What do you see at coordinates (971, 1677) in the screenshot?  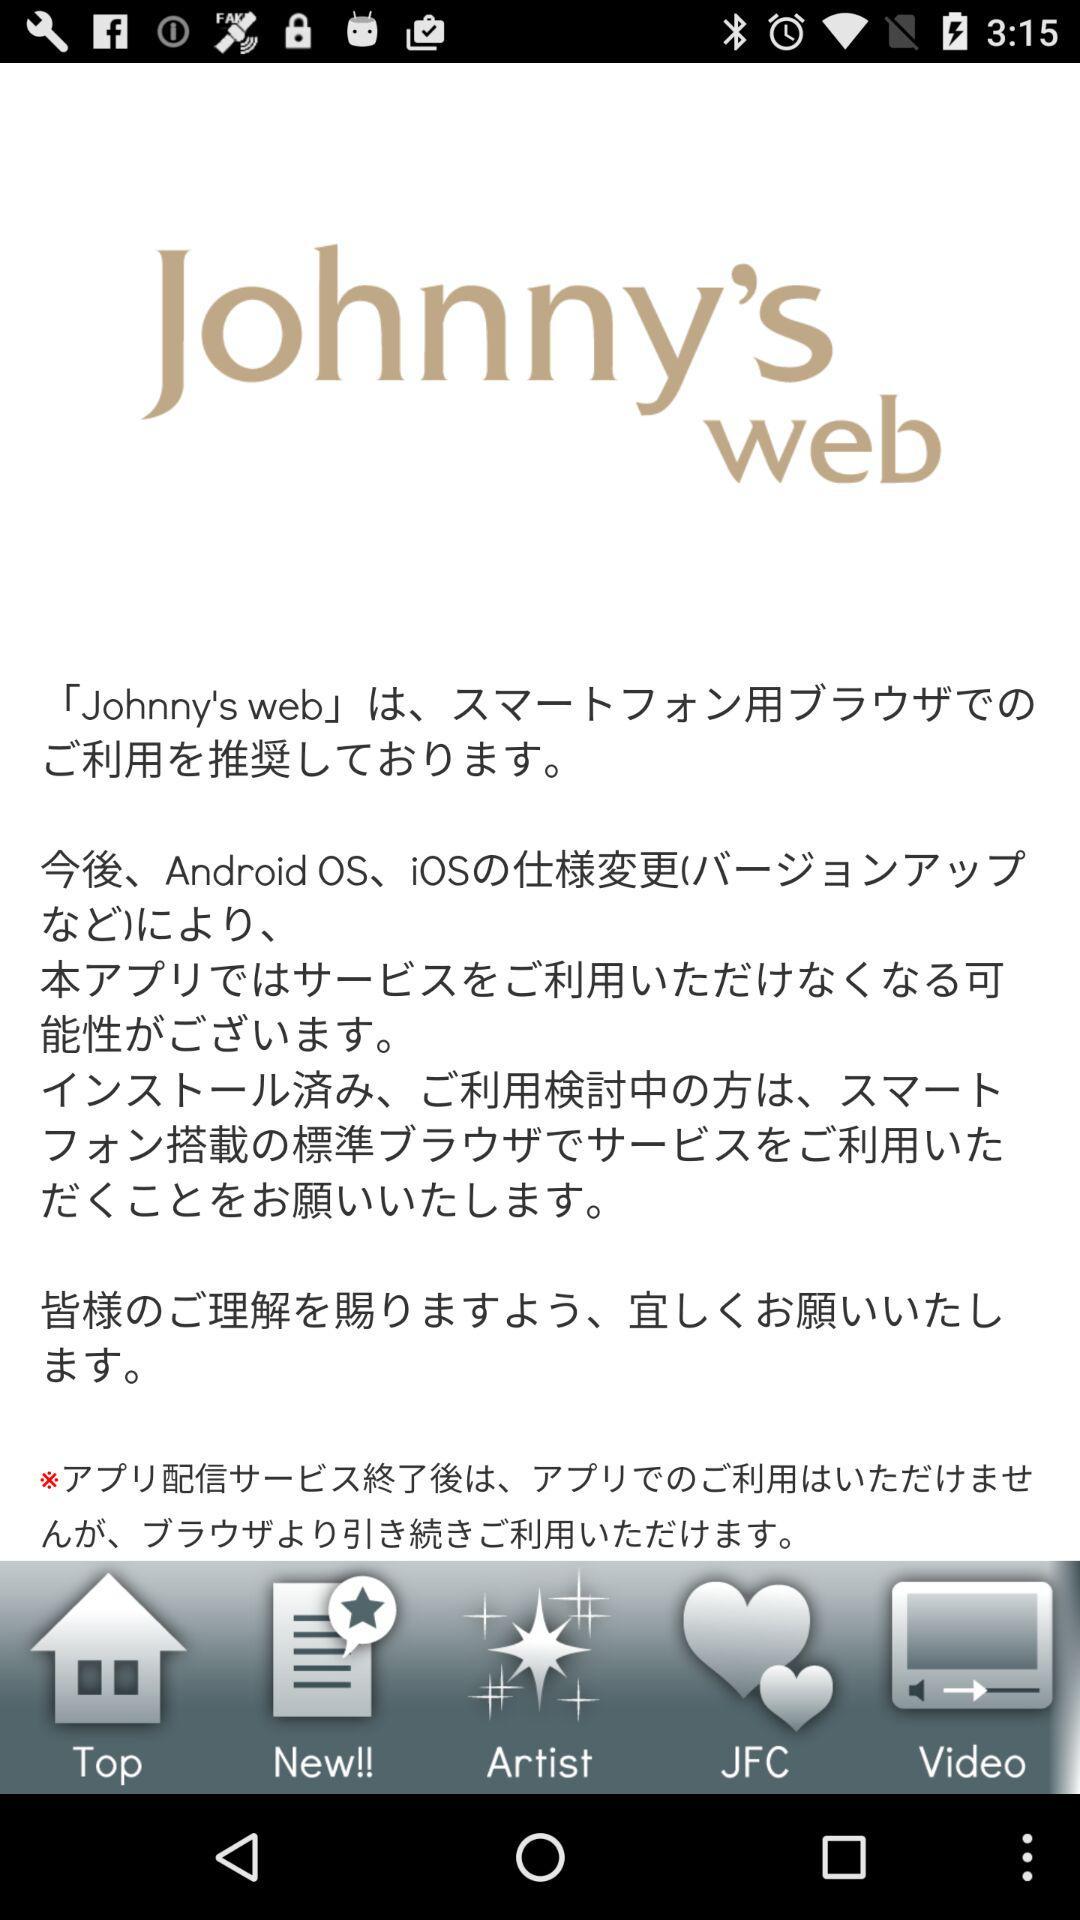 I see `video` at bounding box center [971, 1677].